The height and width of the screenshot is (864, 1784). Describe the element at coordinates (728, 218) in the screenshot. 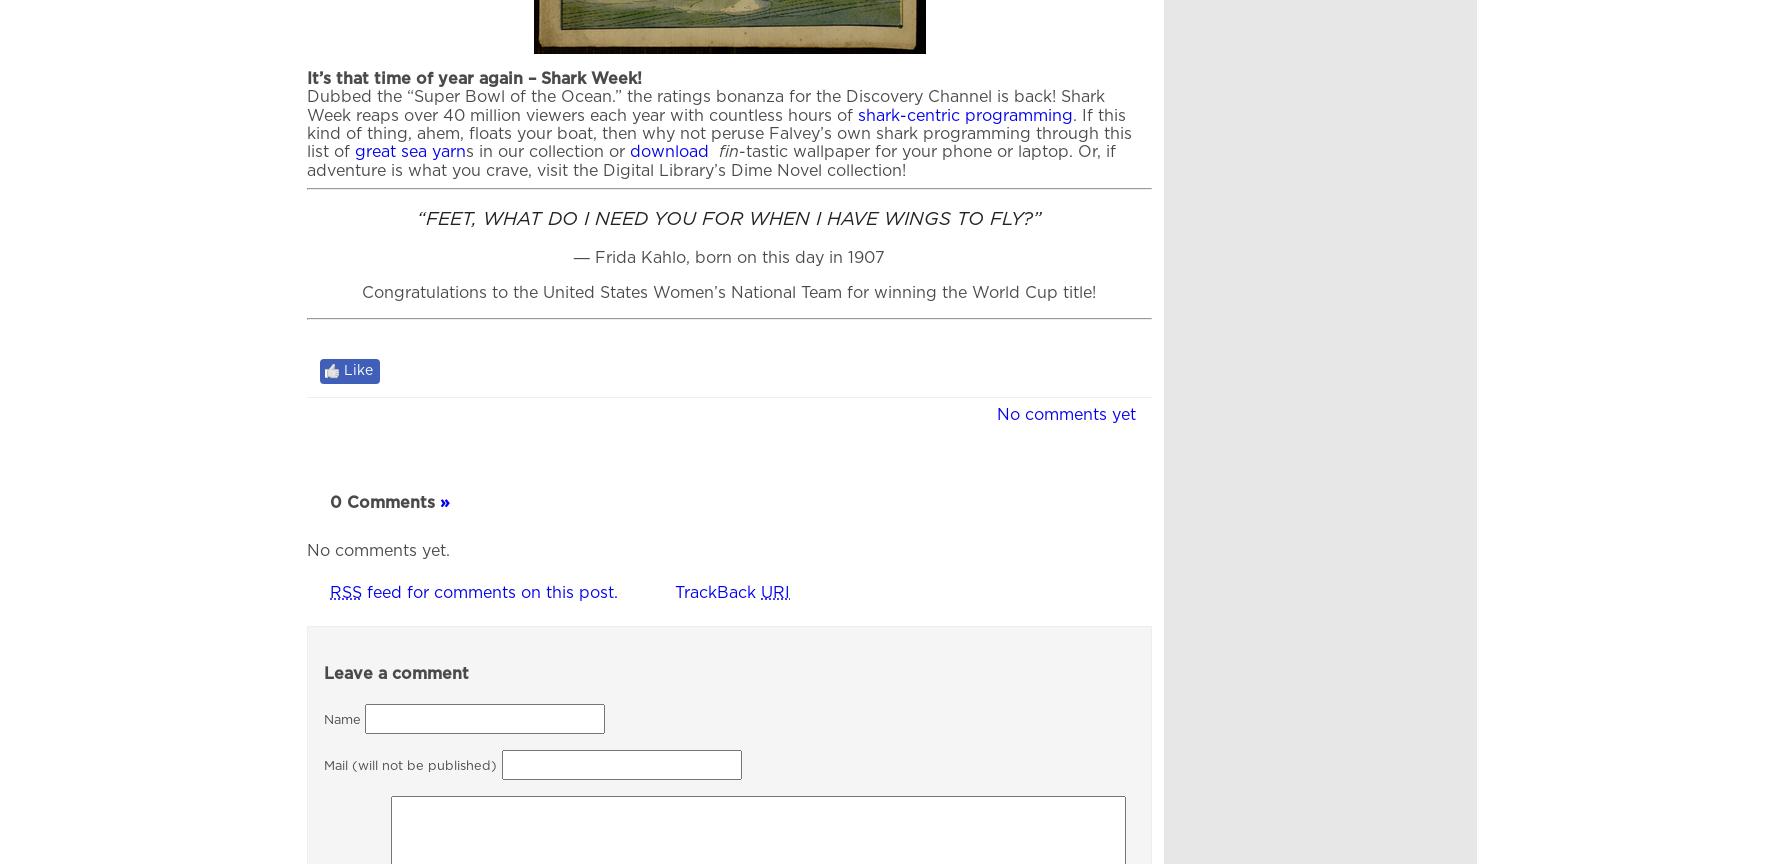

I see `'“Feet, what do I need you for when I have wings to fly?”'` at that location.